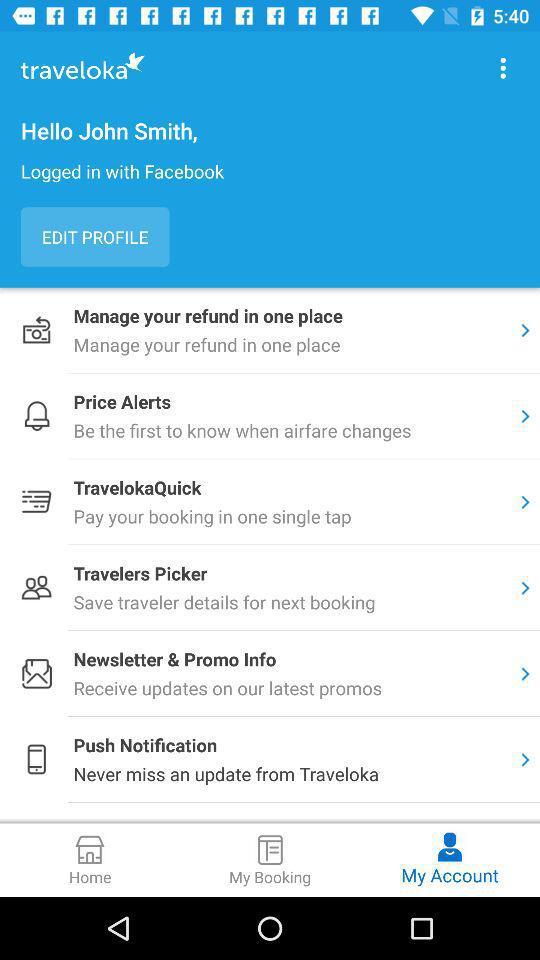 This screenshot has height=960, width=540. I want to click on bookmarks and history, so click(502, 68).